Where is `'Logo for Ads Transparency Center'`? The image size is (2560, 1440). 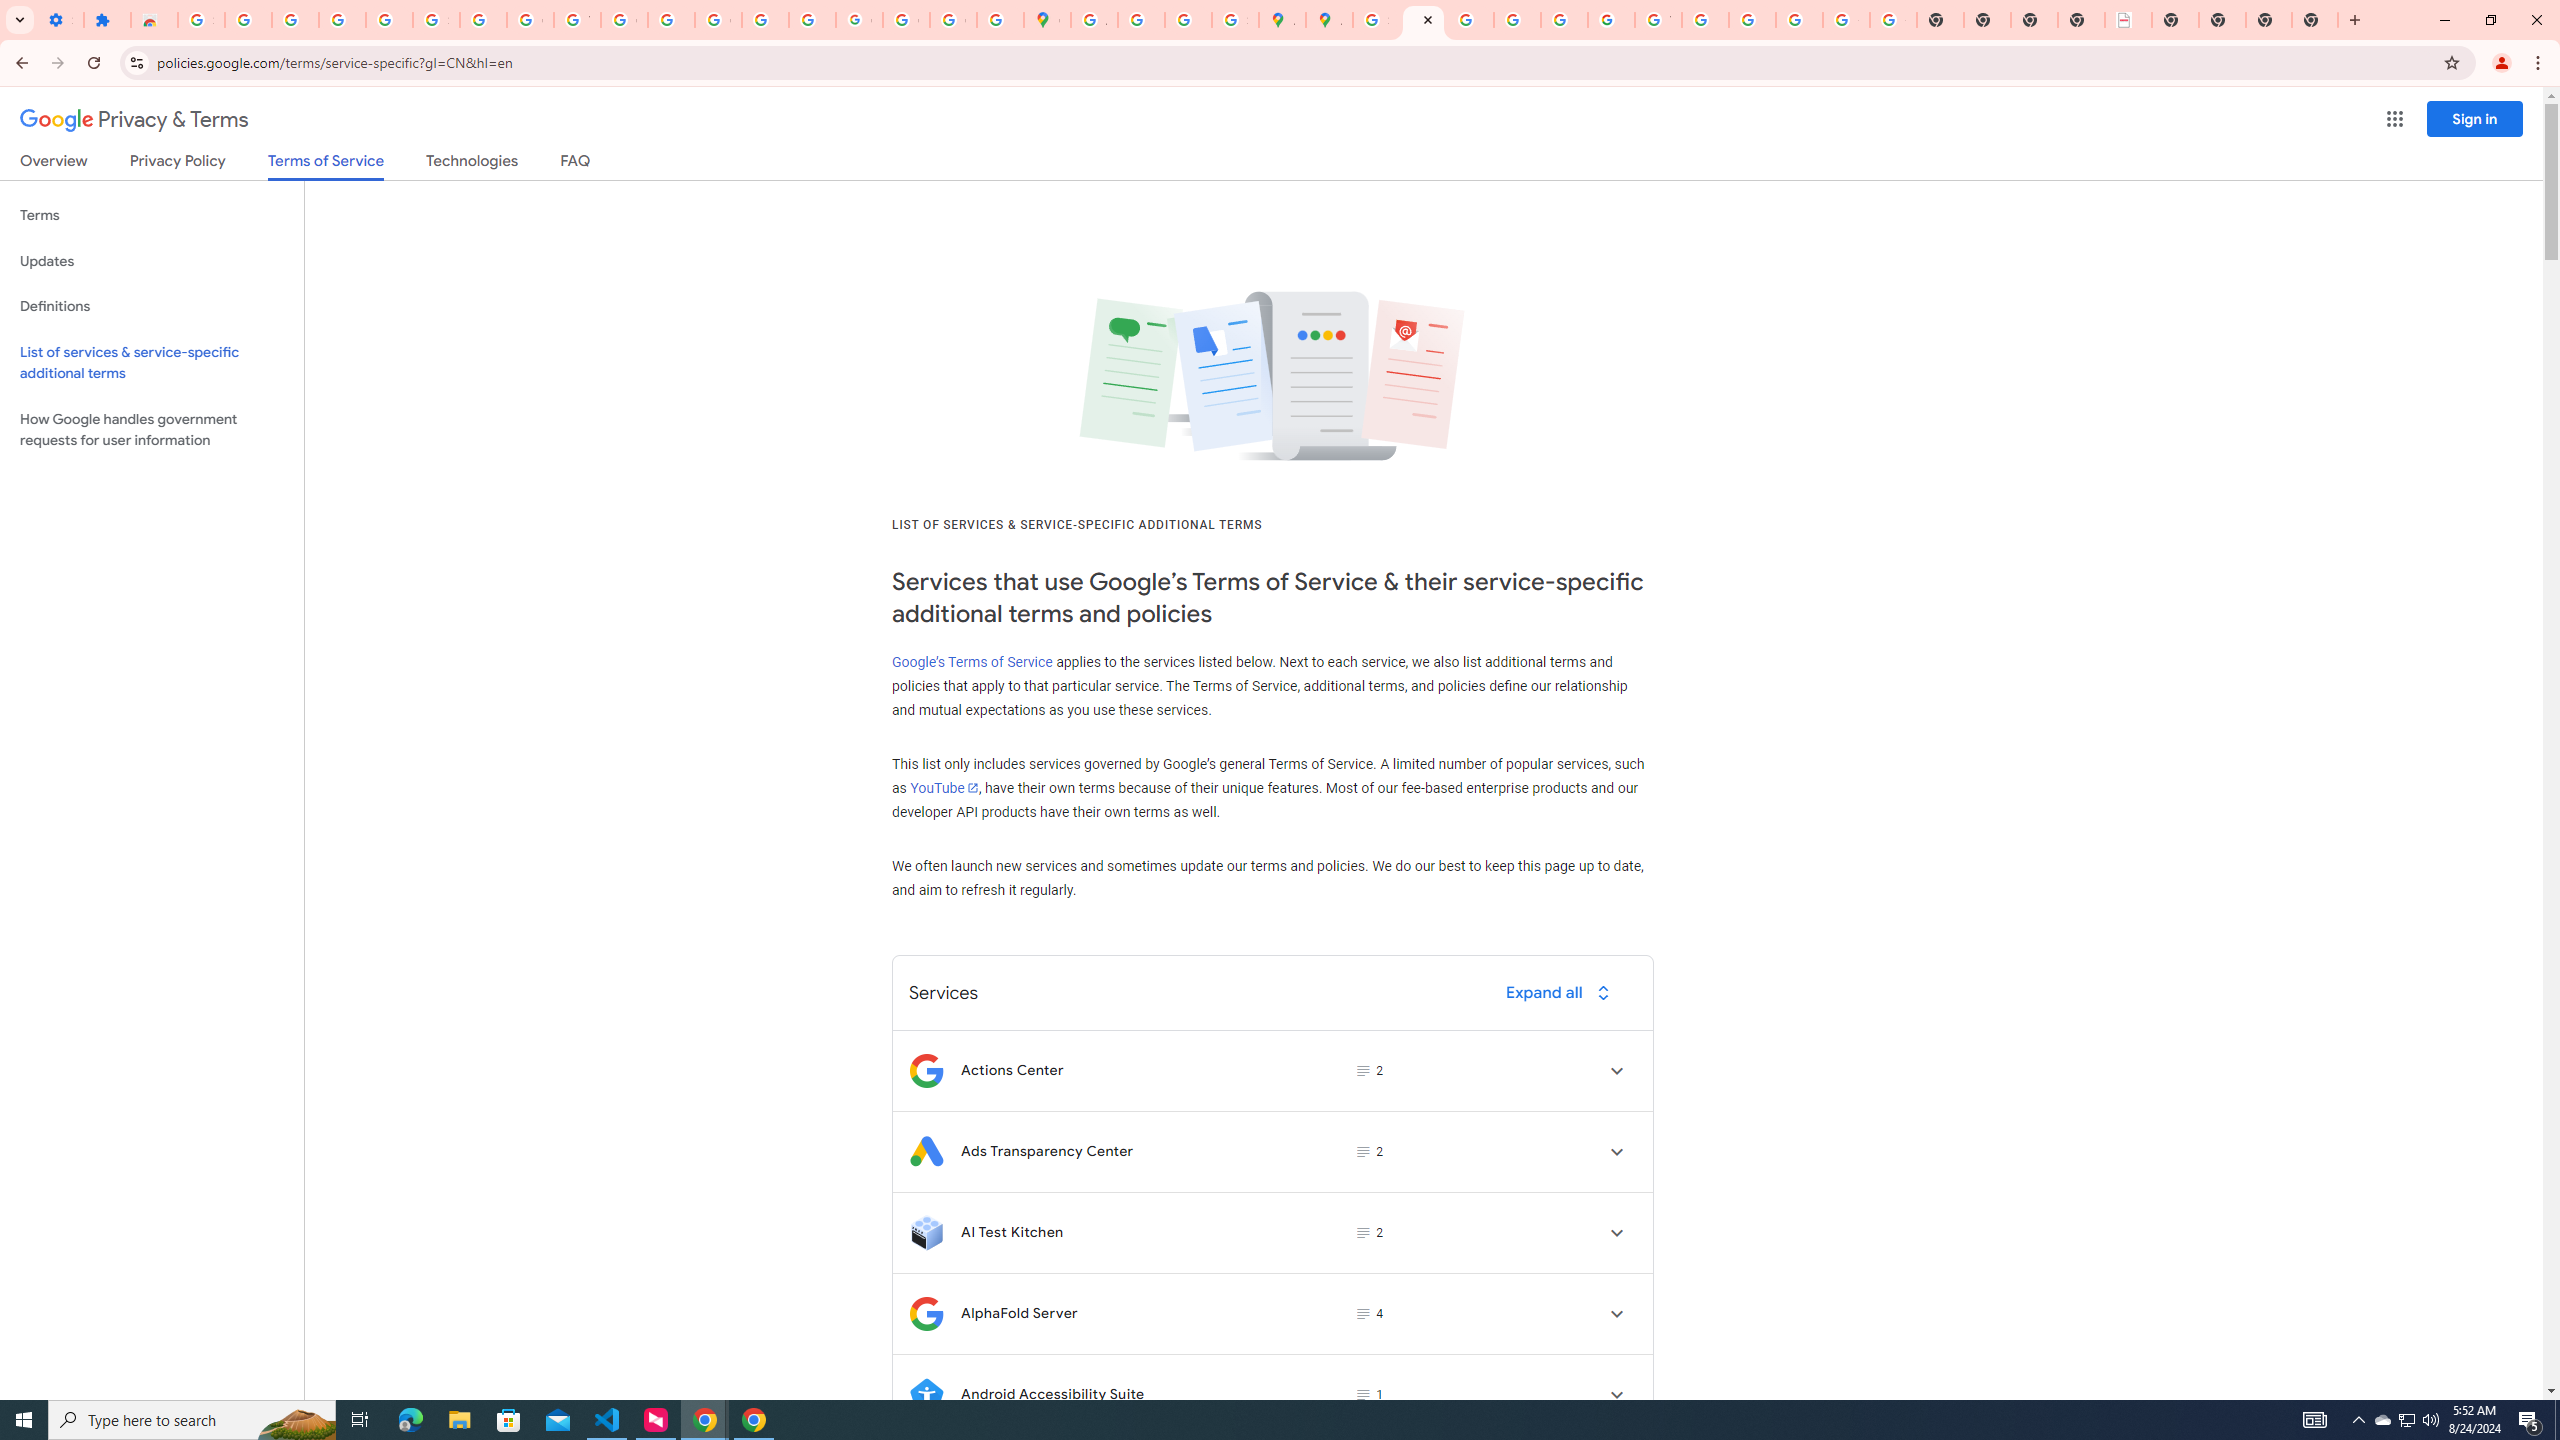
'Logo for Ads Transparency Center' is located at coordinates (925, 1150).